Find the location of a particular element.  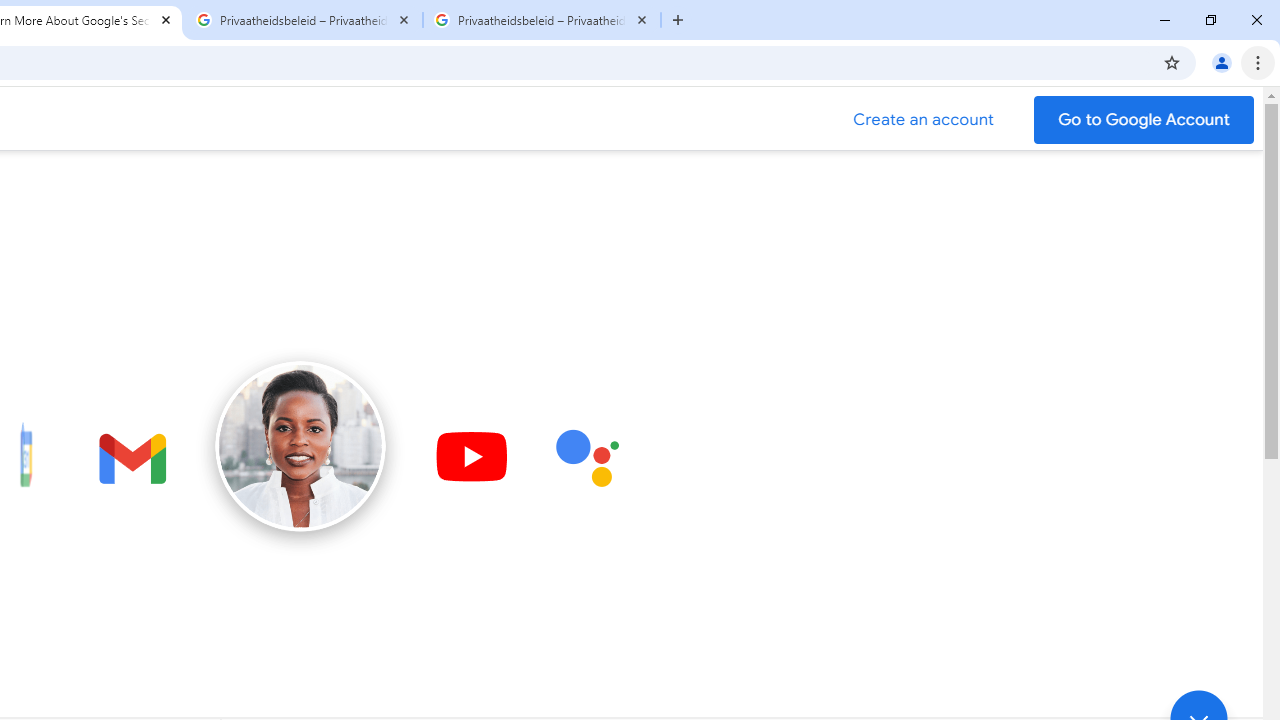

'Go to your Google Account' is located at coordinates (1144, 119).